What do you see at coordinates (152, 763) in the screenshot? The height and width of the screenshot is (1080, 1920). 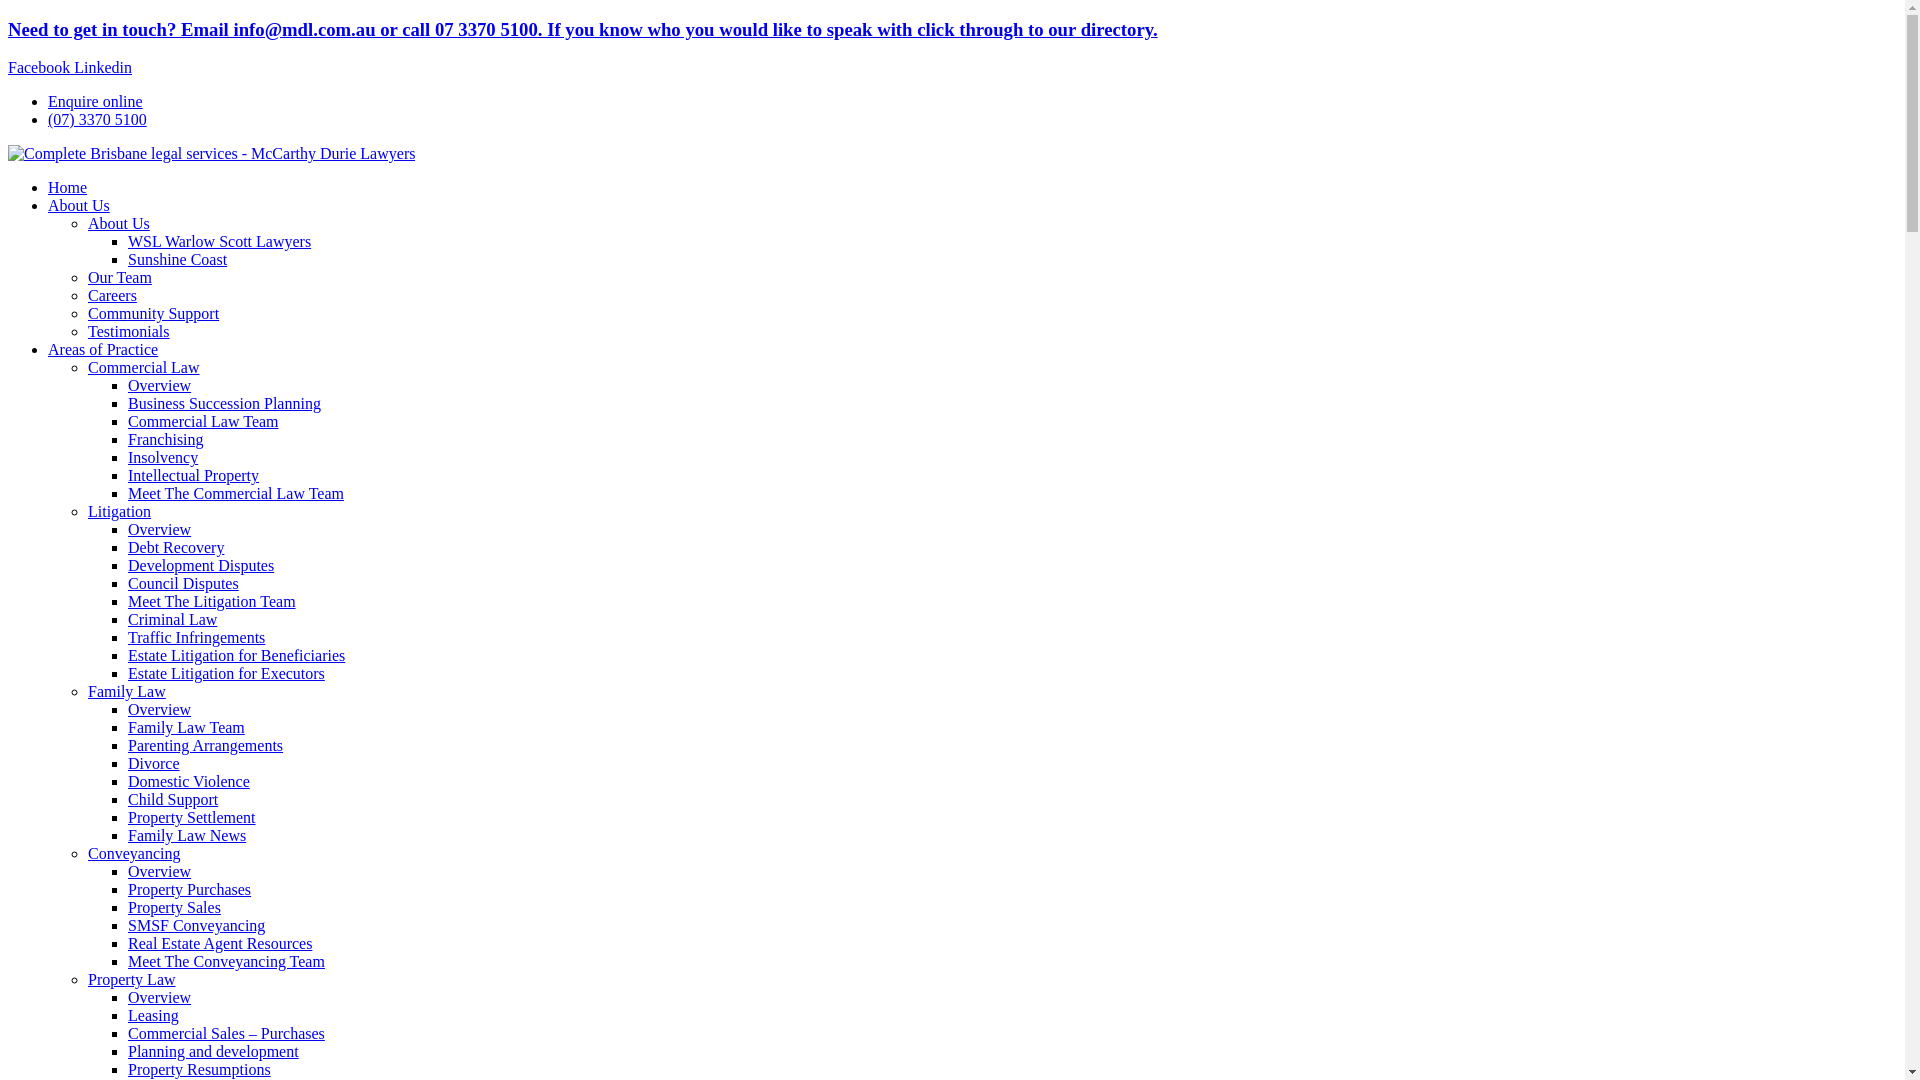 I see `'Divorce'` at bounding box center [152, 763].